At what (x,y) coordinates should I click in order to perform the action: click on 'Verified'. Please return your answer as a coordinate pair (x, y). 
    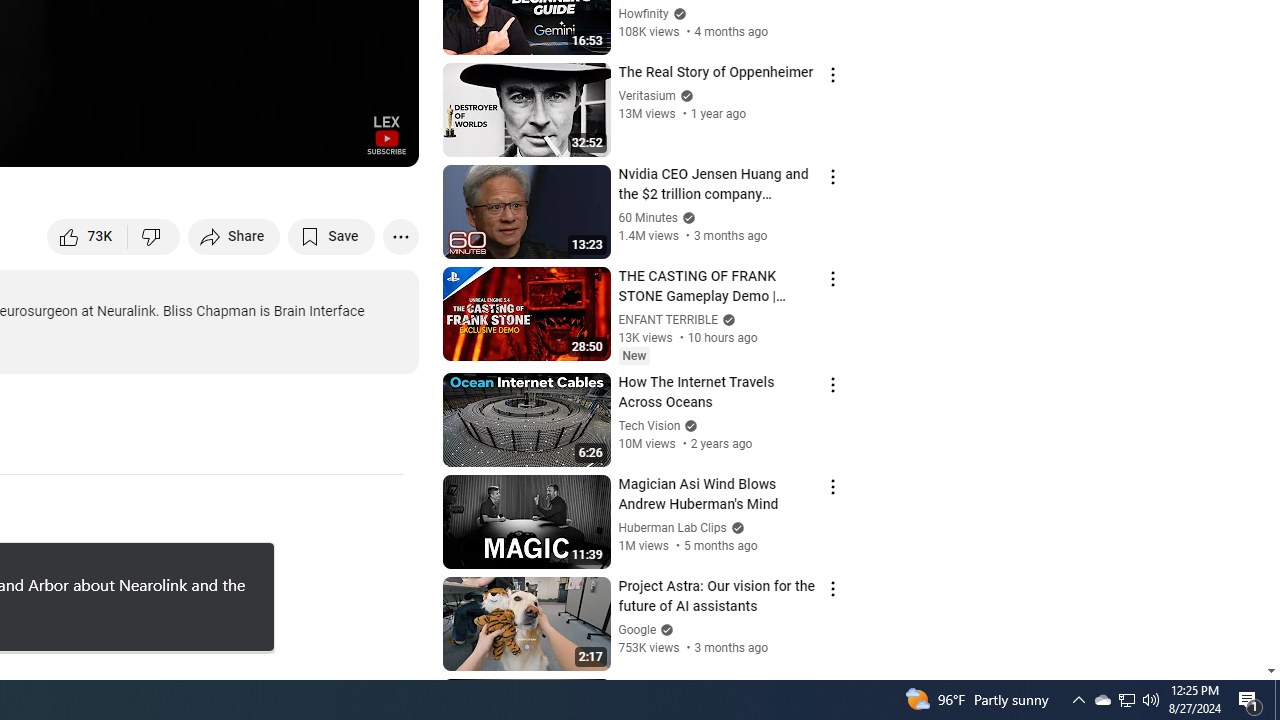
    Looking at the image, I should click on (664, 628).